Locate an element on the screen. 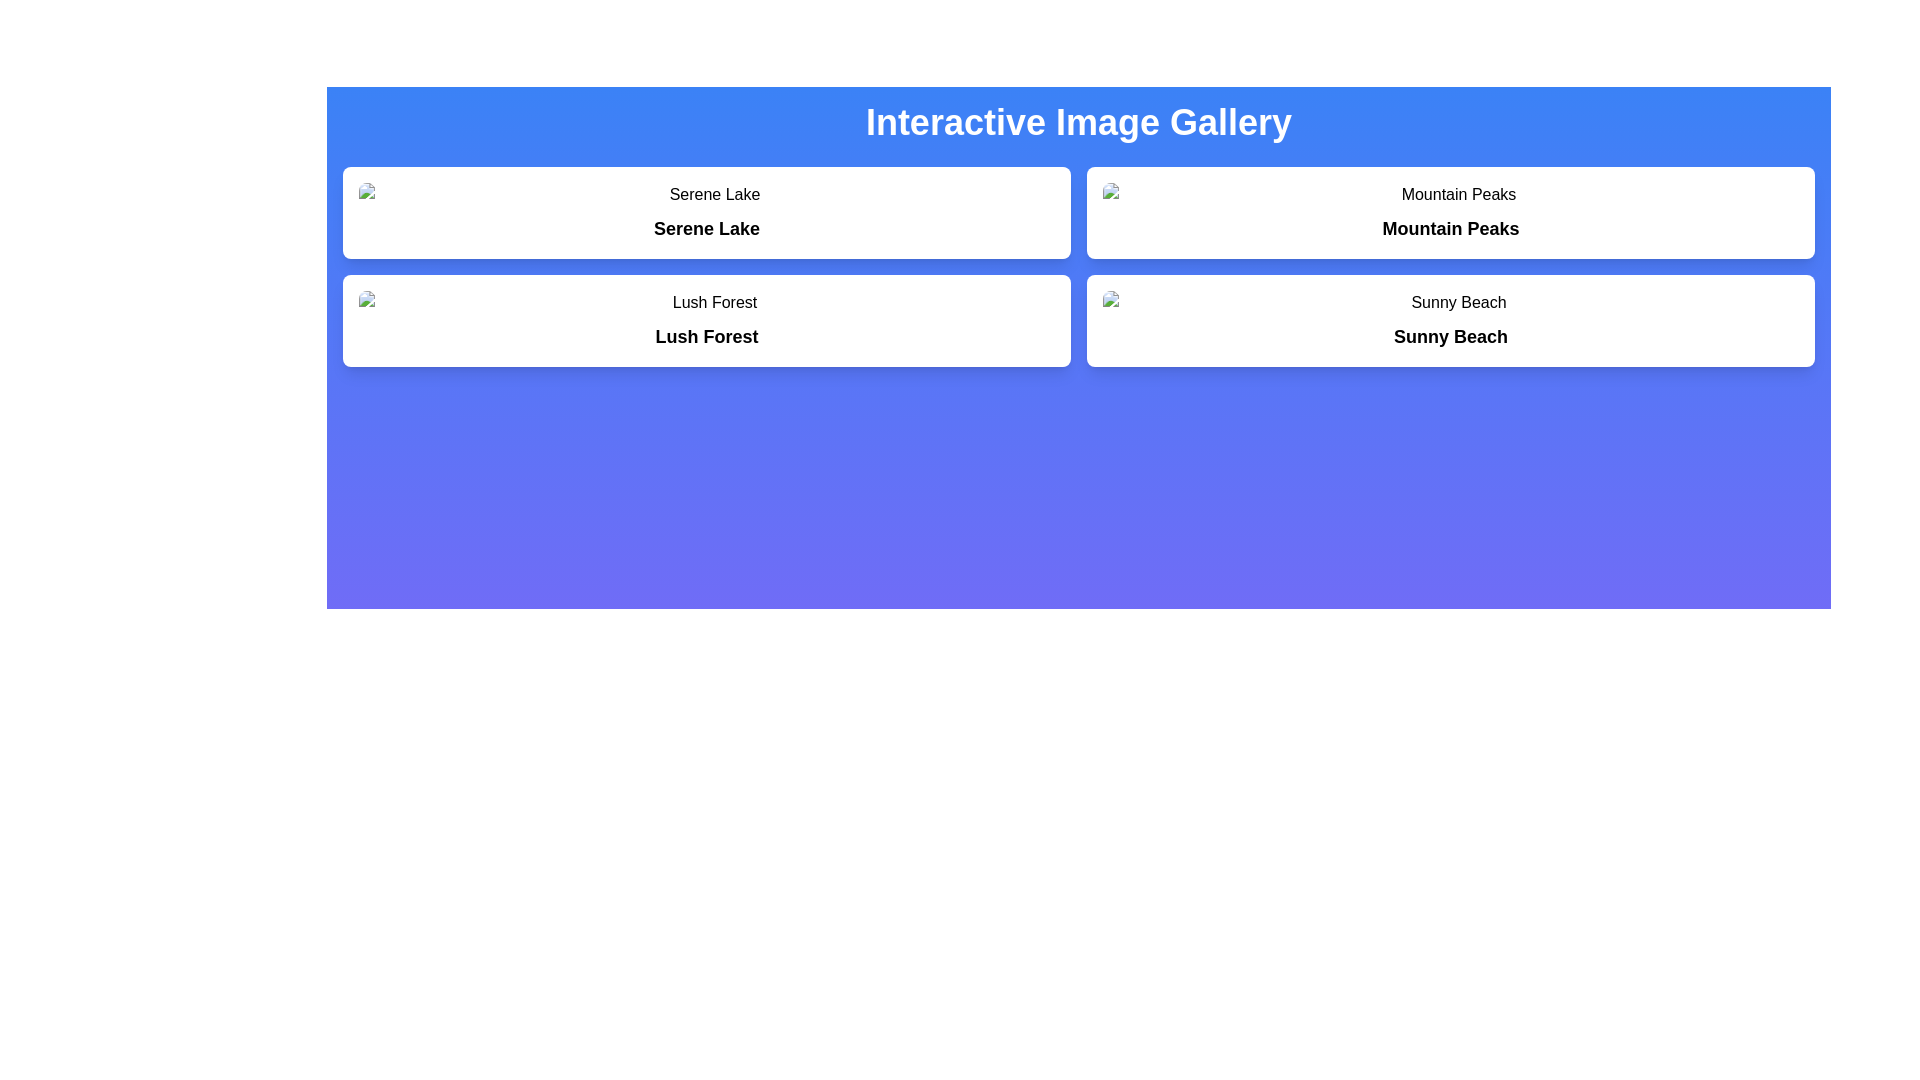 This screenshot has height=1080, width=1920. the image associated with the 'Lush Forest' title located in the bottom-left of the layout to interact with it is located at coordinates (706, 303).